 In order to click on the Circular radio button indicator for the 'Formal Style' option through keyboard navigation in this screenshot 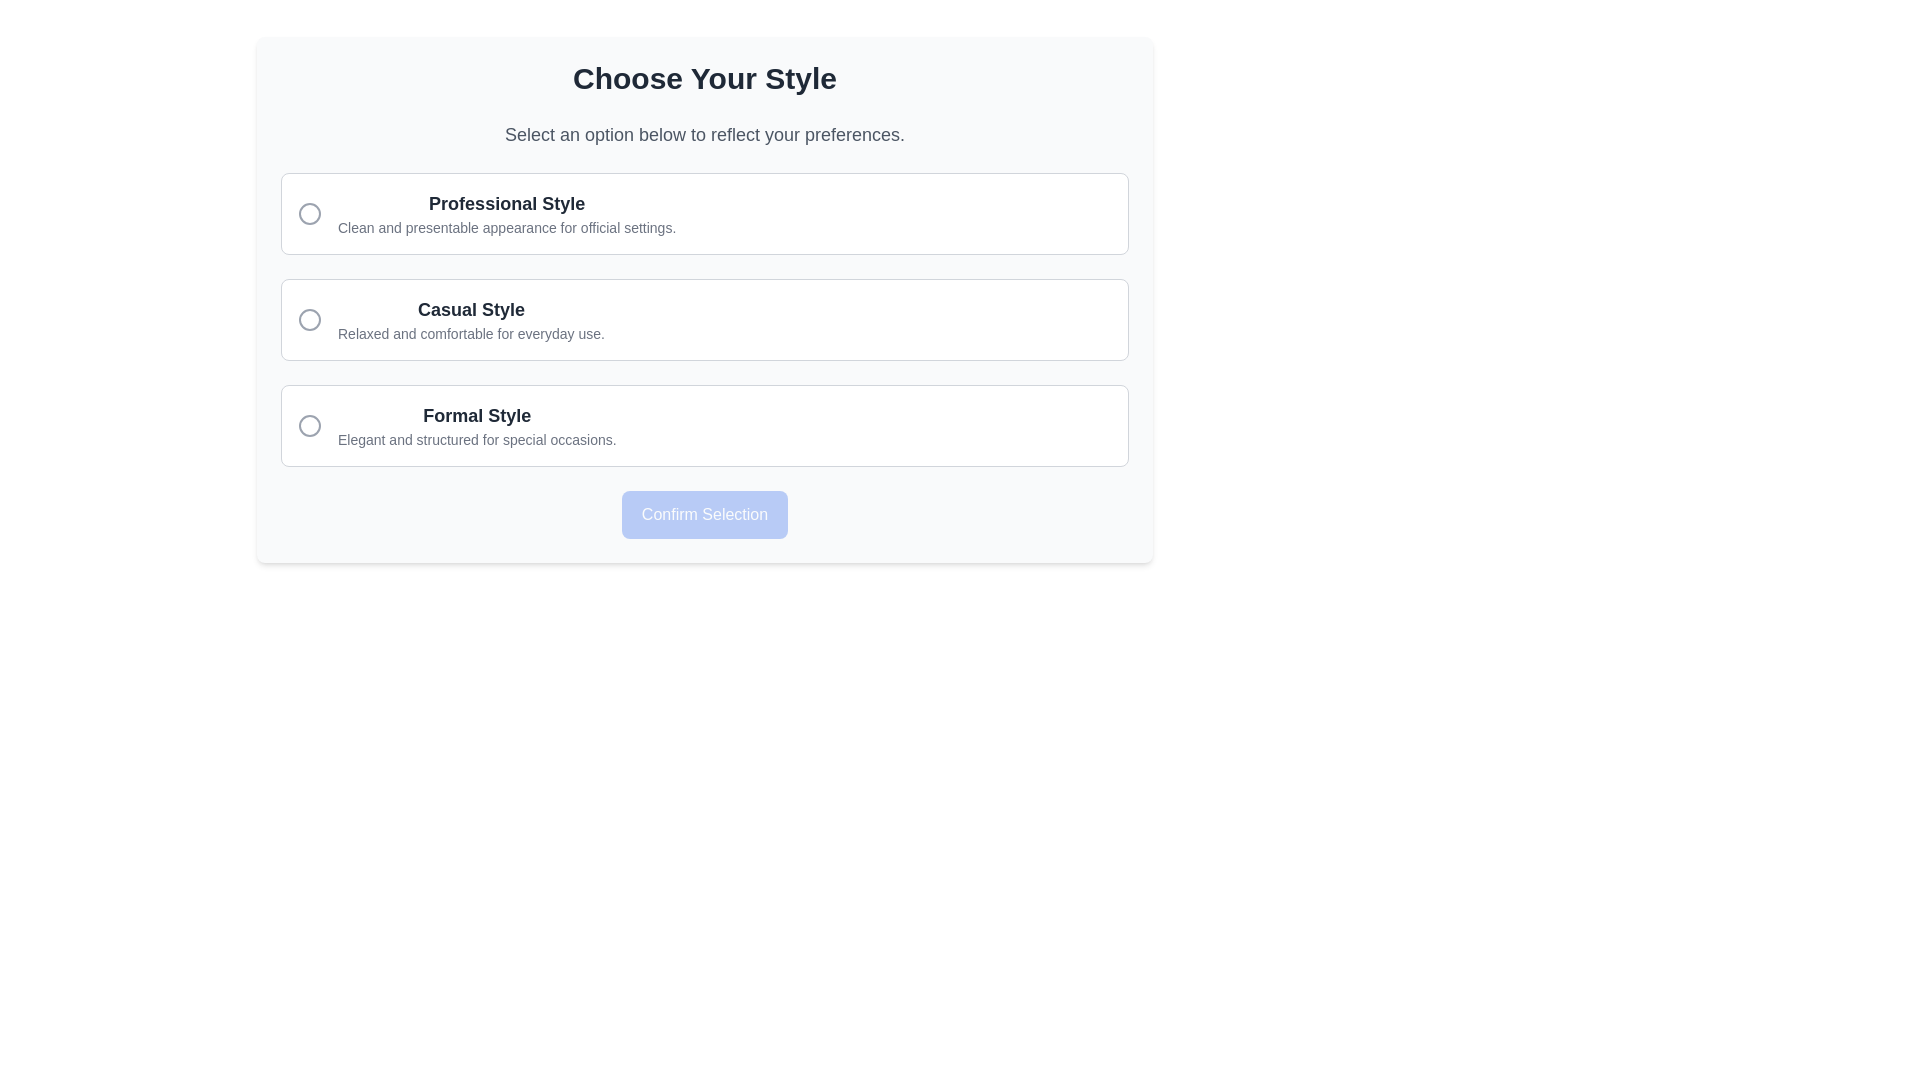, I will do `click(309, 424)`.